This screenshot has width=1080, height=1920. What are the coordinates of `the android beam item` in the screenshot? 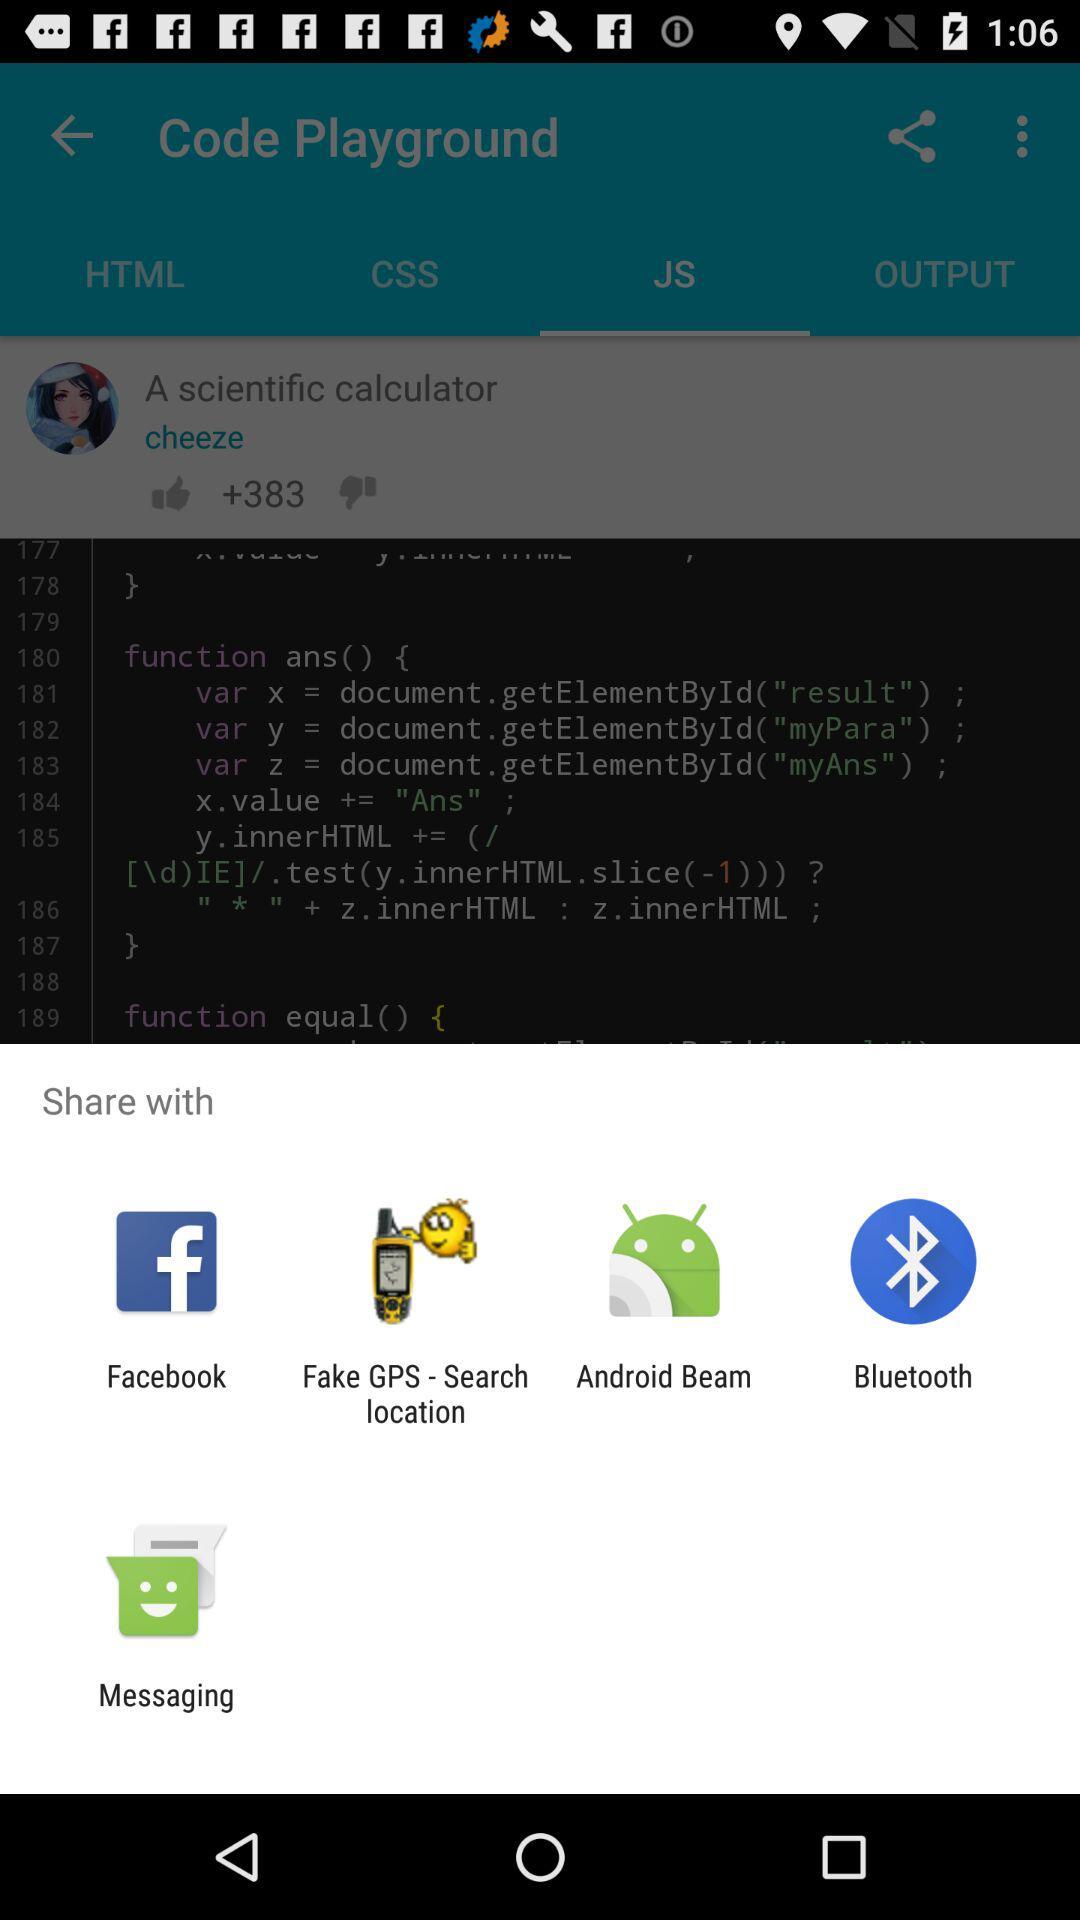 It's located at (664, 1392).